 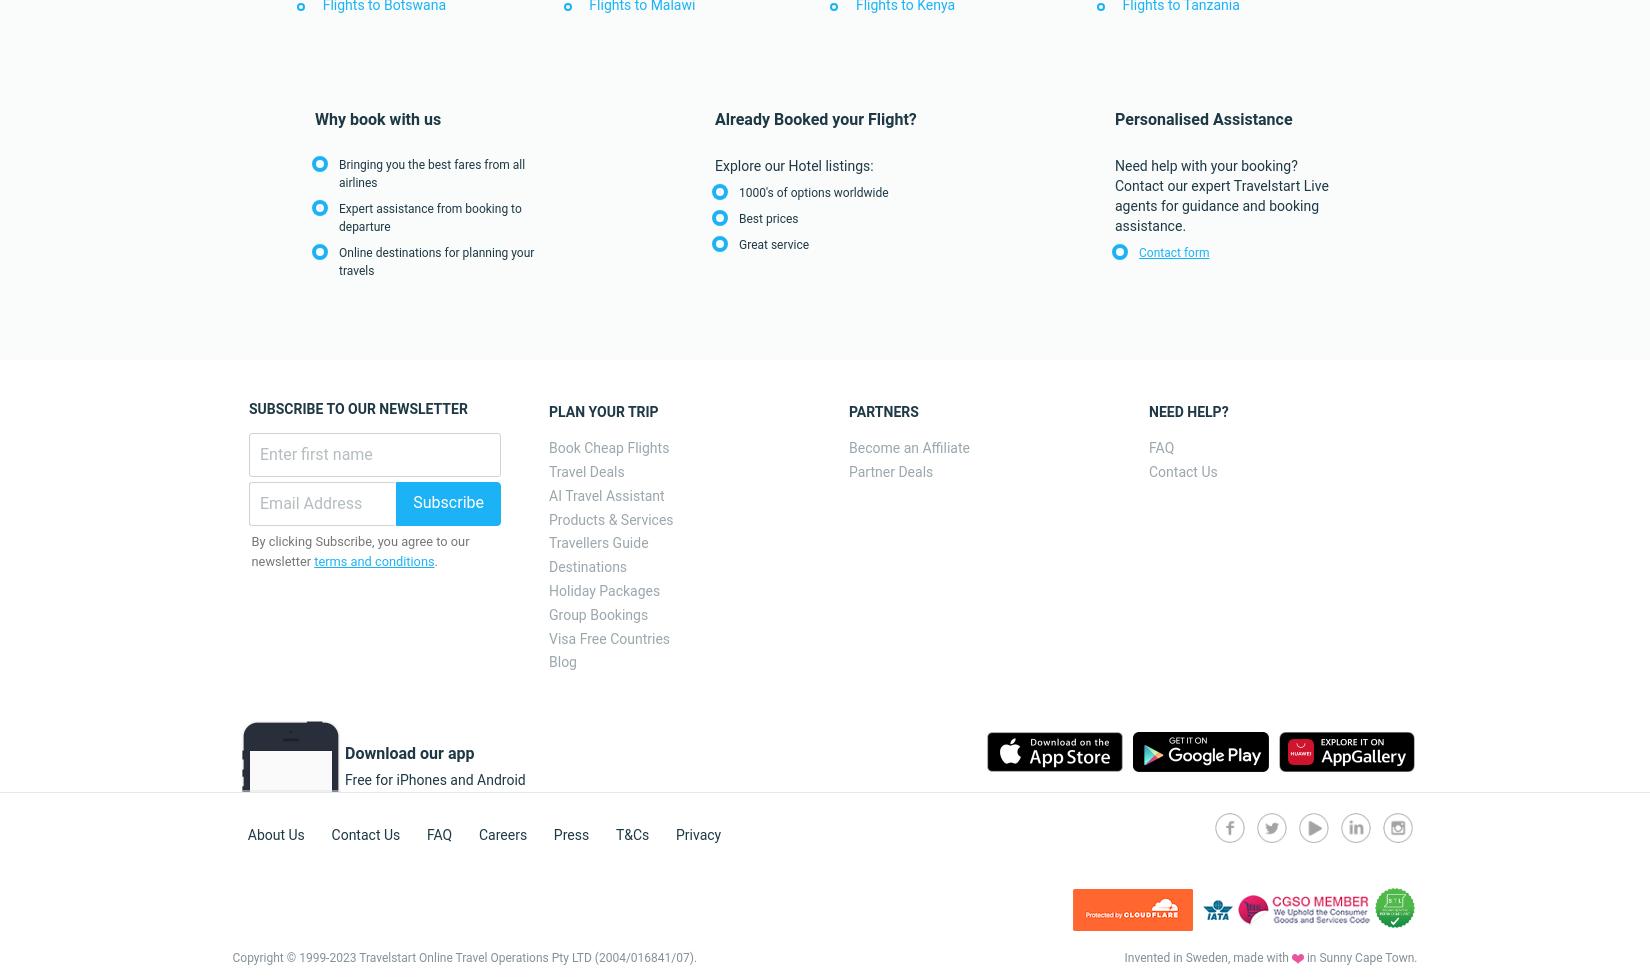 I want to click on 'By clicking Subscribe,
you
agree to our newsletter', so click(x=360, y=551).